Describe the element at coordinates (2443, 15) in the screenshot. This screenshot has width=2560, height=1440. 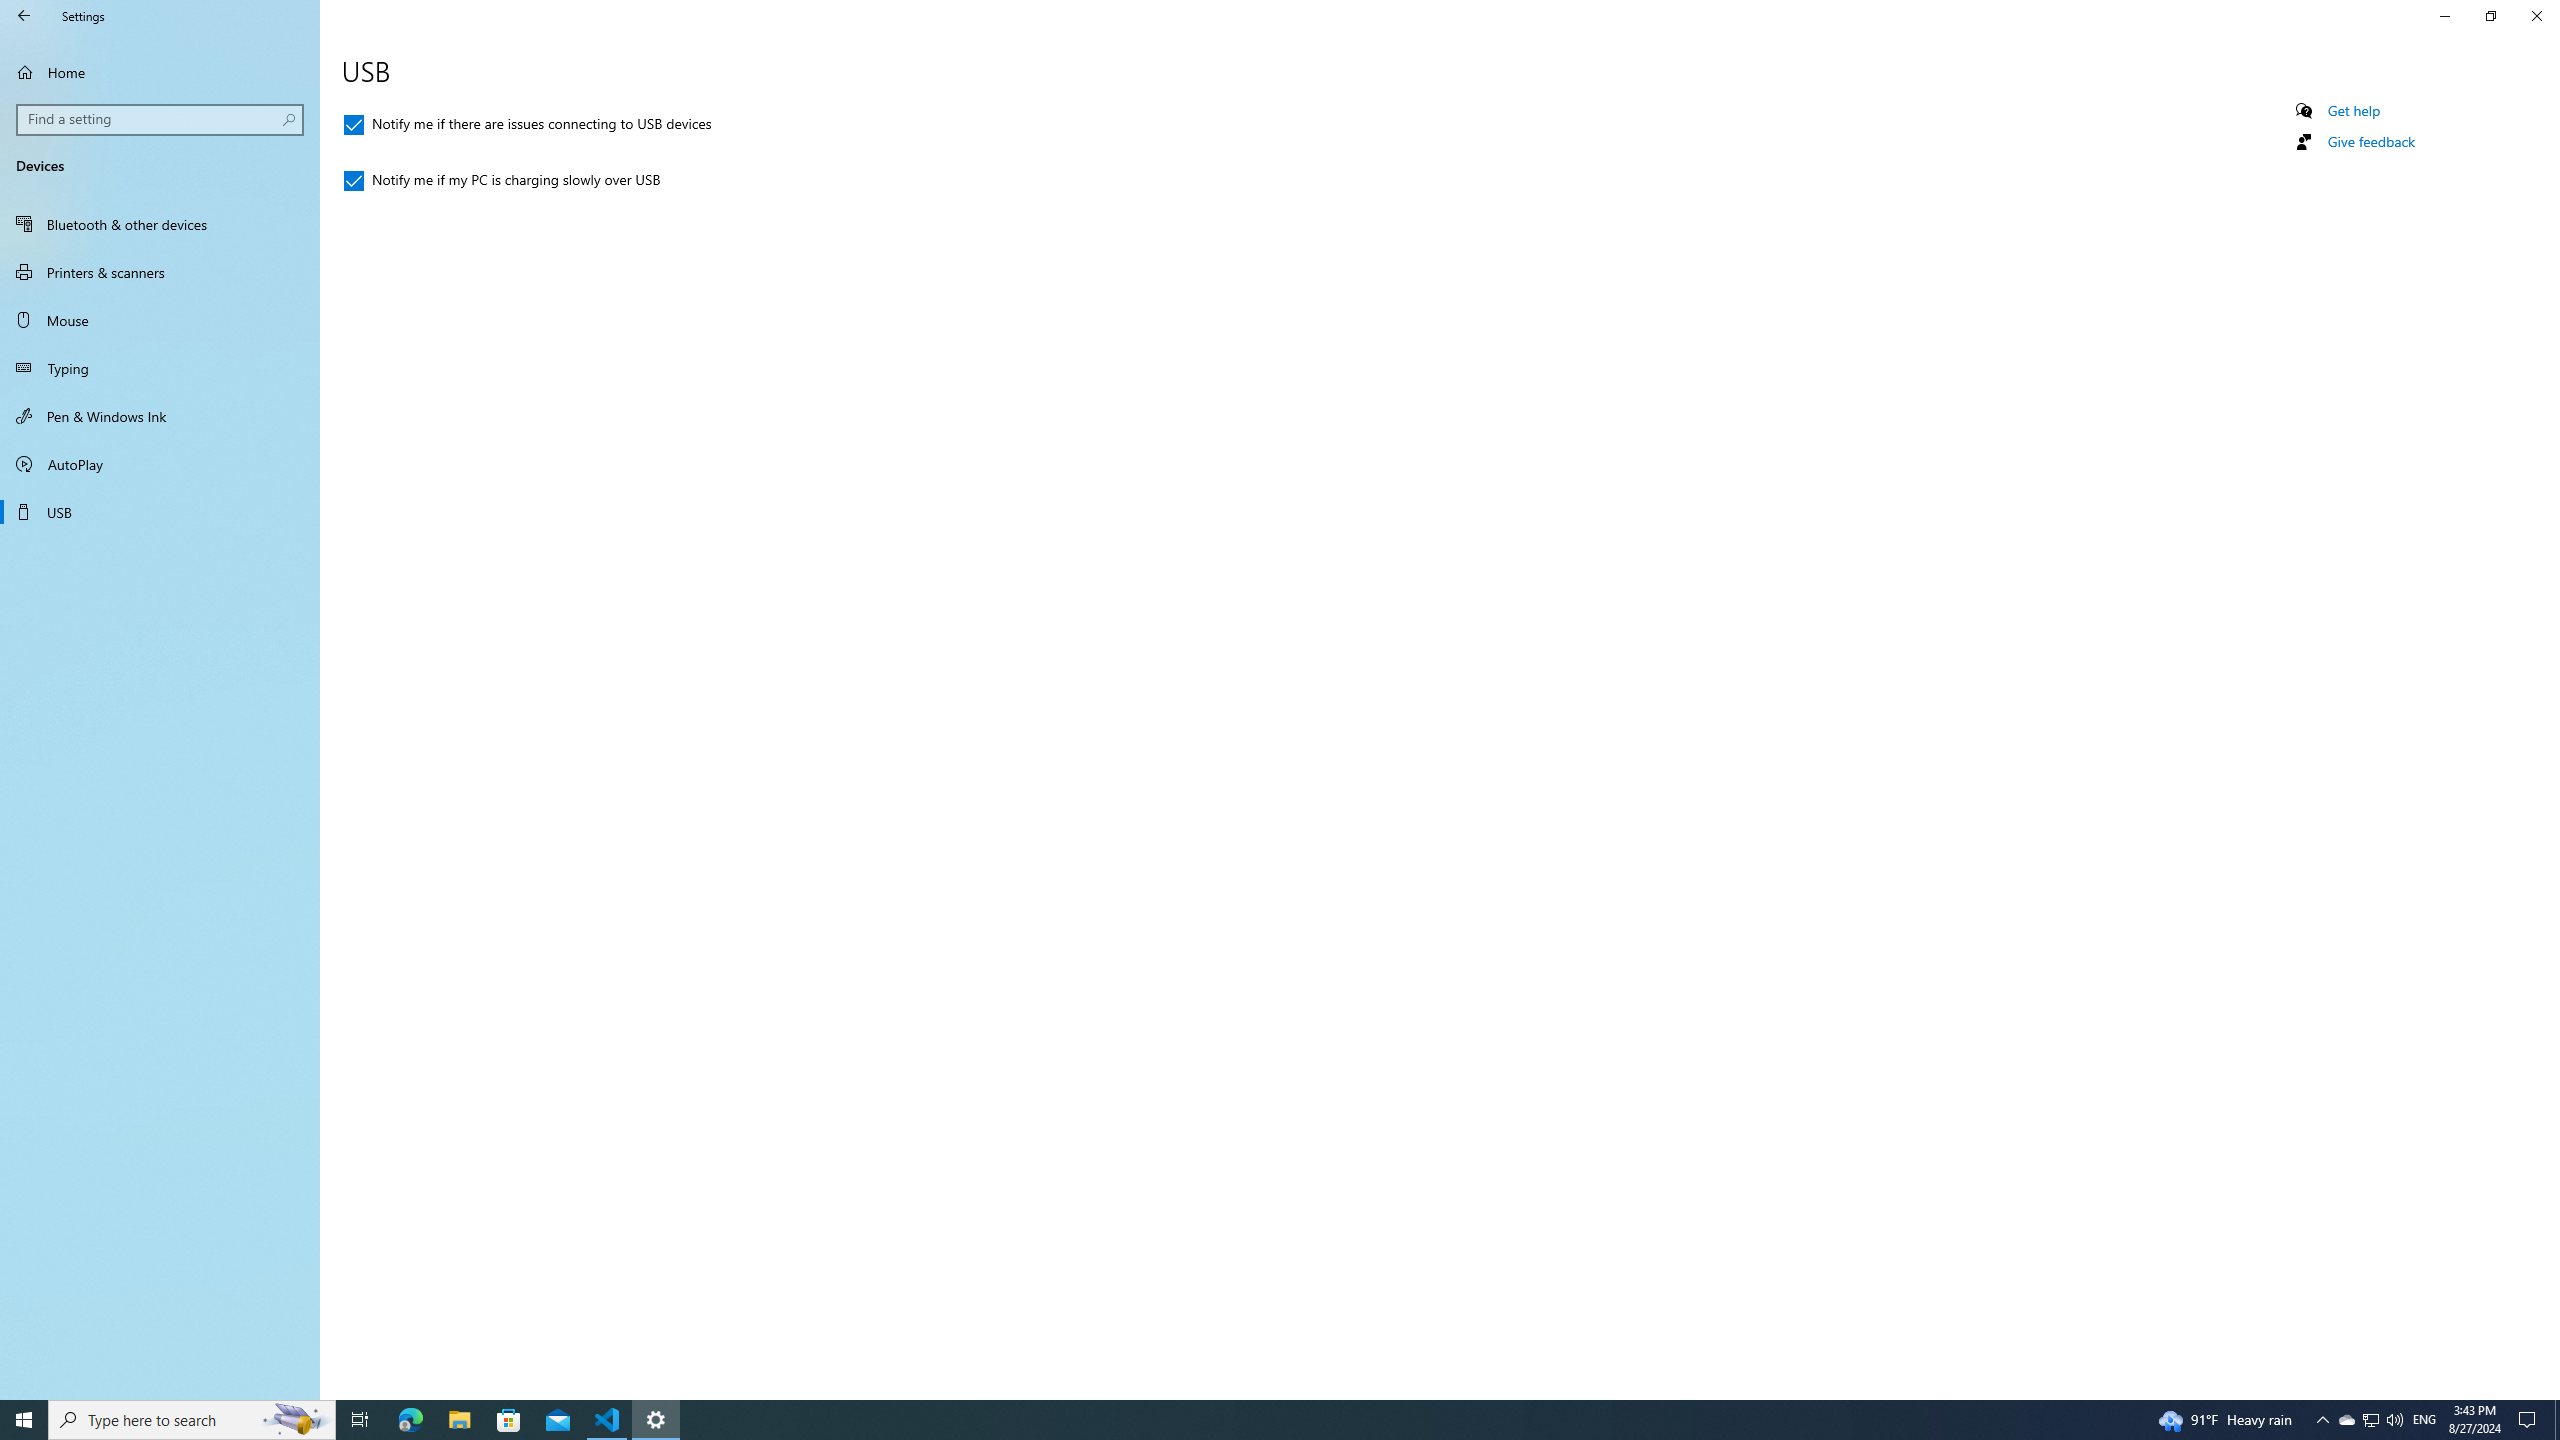
I see `'Minimize Settings'` at that location.